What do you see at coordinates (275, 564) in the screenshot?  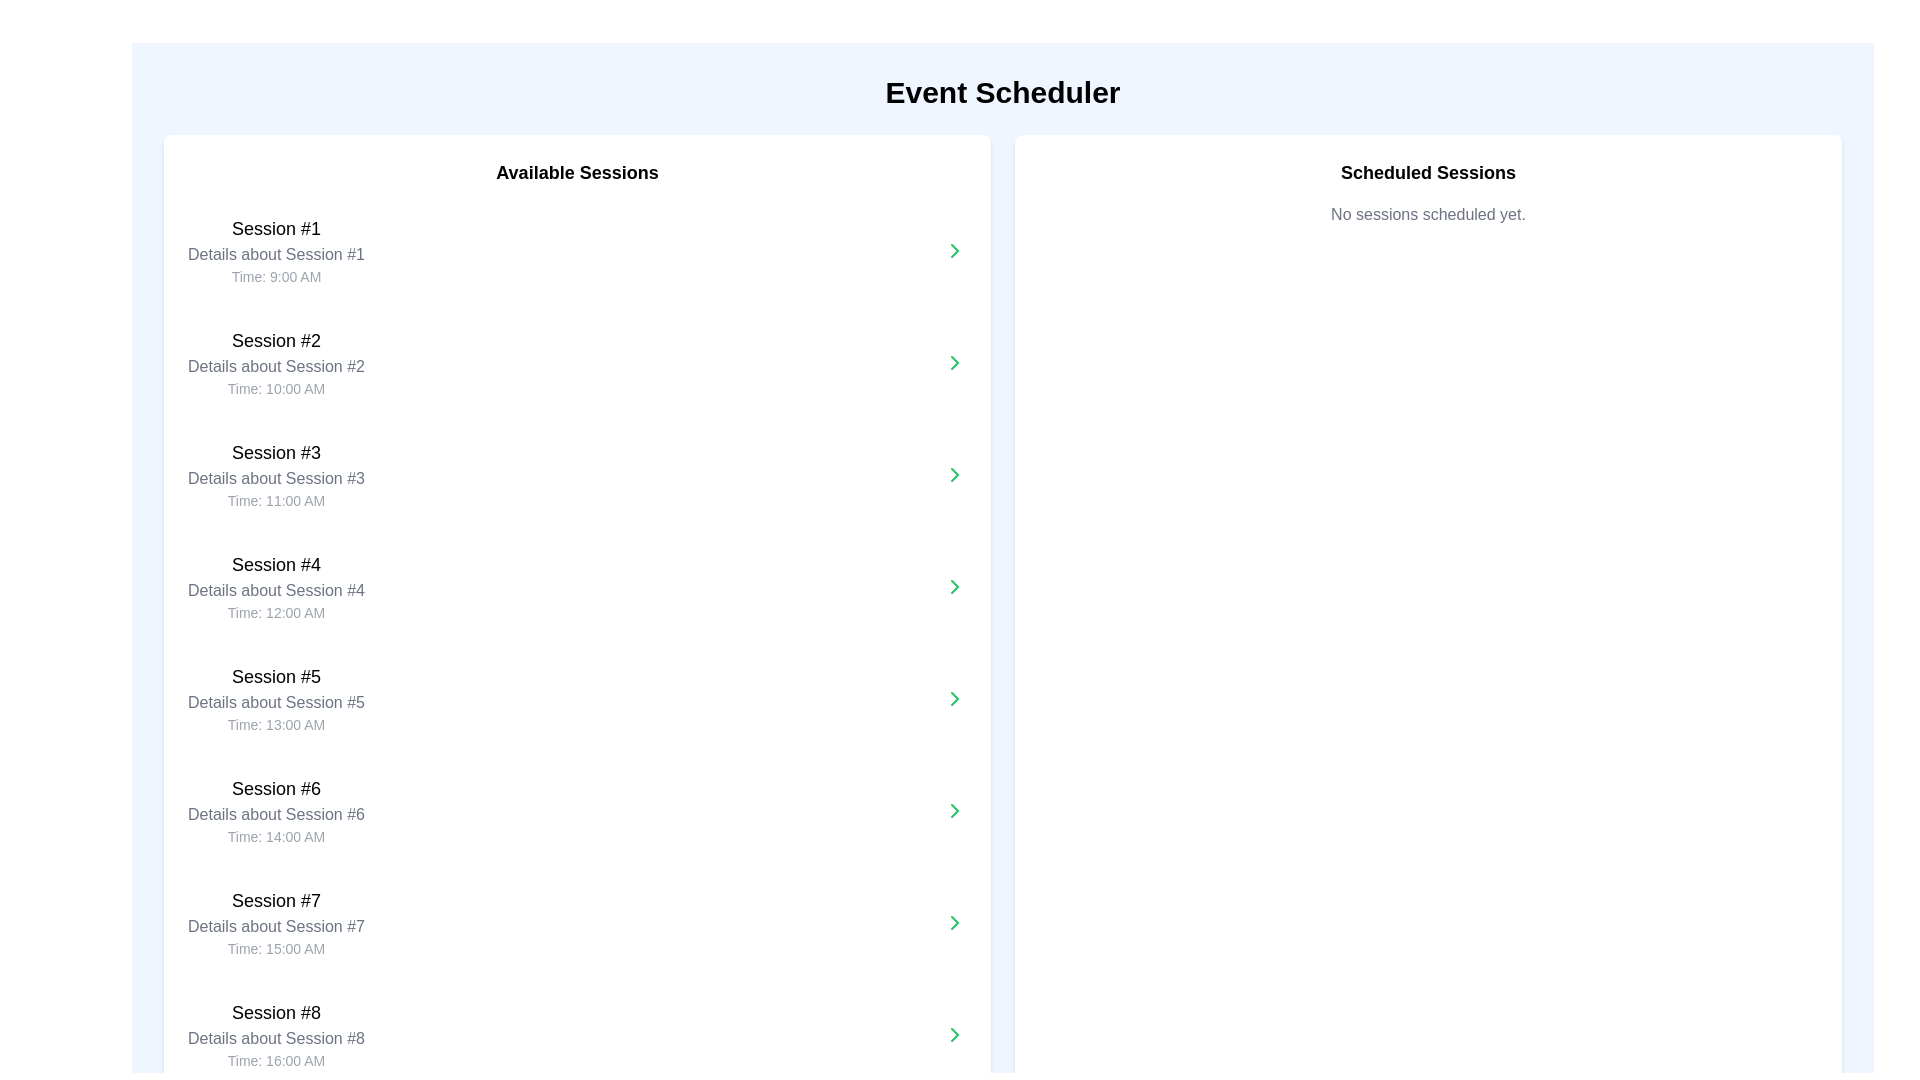 I see `the text label displaying 'Session #4' which is located in the fourth position of the 'Available Sessions' list` at bounding box center [275, 564].